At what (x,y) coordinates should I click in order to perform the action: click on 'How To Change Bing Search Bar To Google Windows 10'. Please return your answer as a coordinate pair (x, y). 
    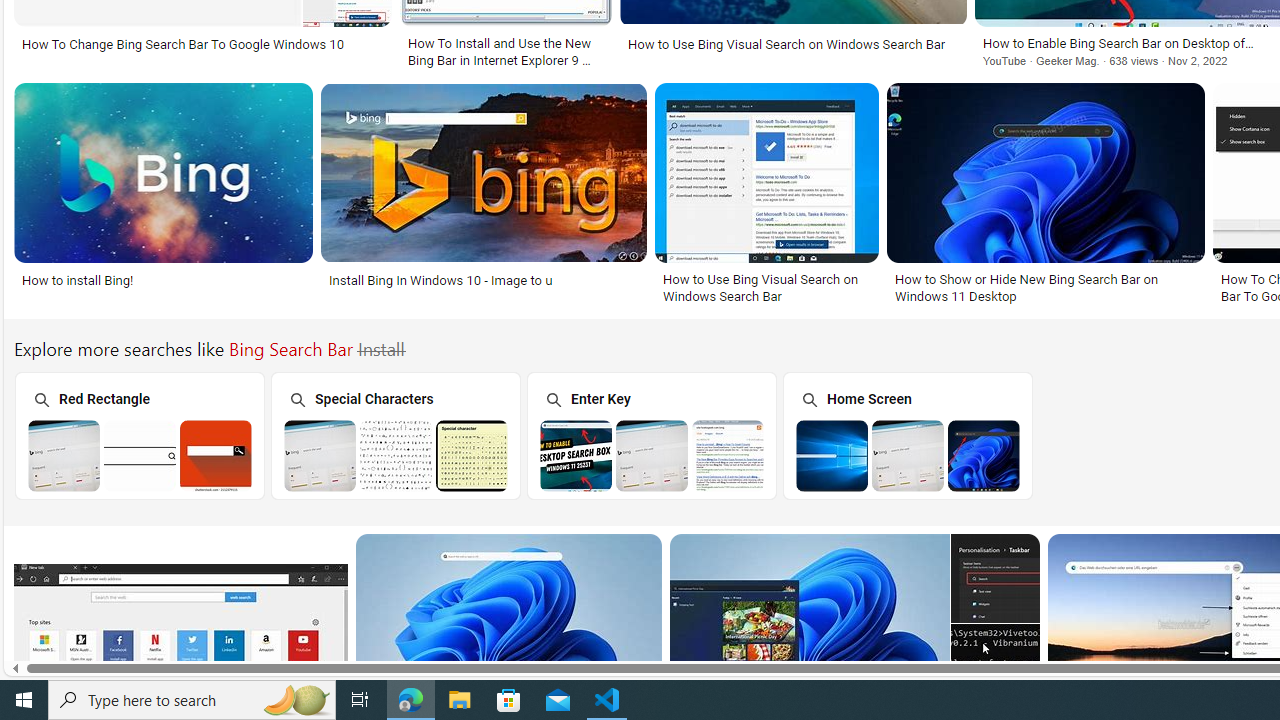
    Looking at the image, I should click on (183, 44).